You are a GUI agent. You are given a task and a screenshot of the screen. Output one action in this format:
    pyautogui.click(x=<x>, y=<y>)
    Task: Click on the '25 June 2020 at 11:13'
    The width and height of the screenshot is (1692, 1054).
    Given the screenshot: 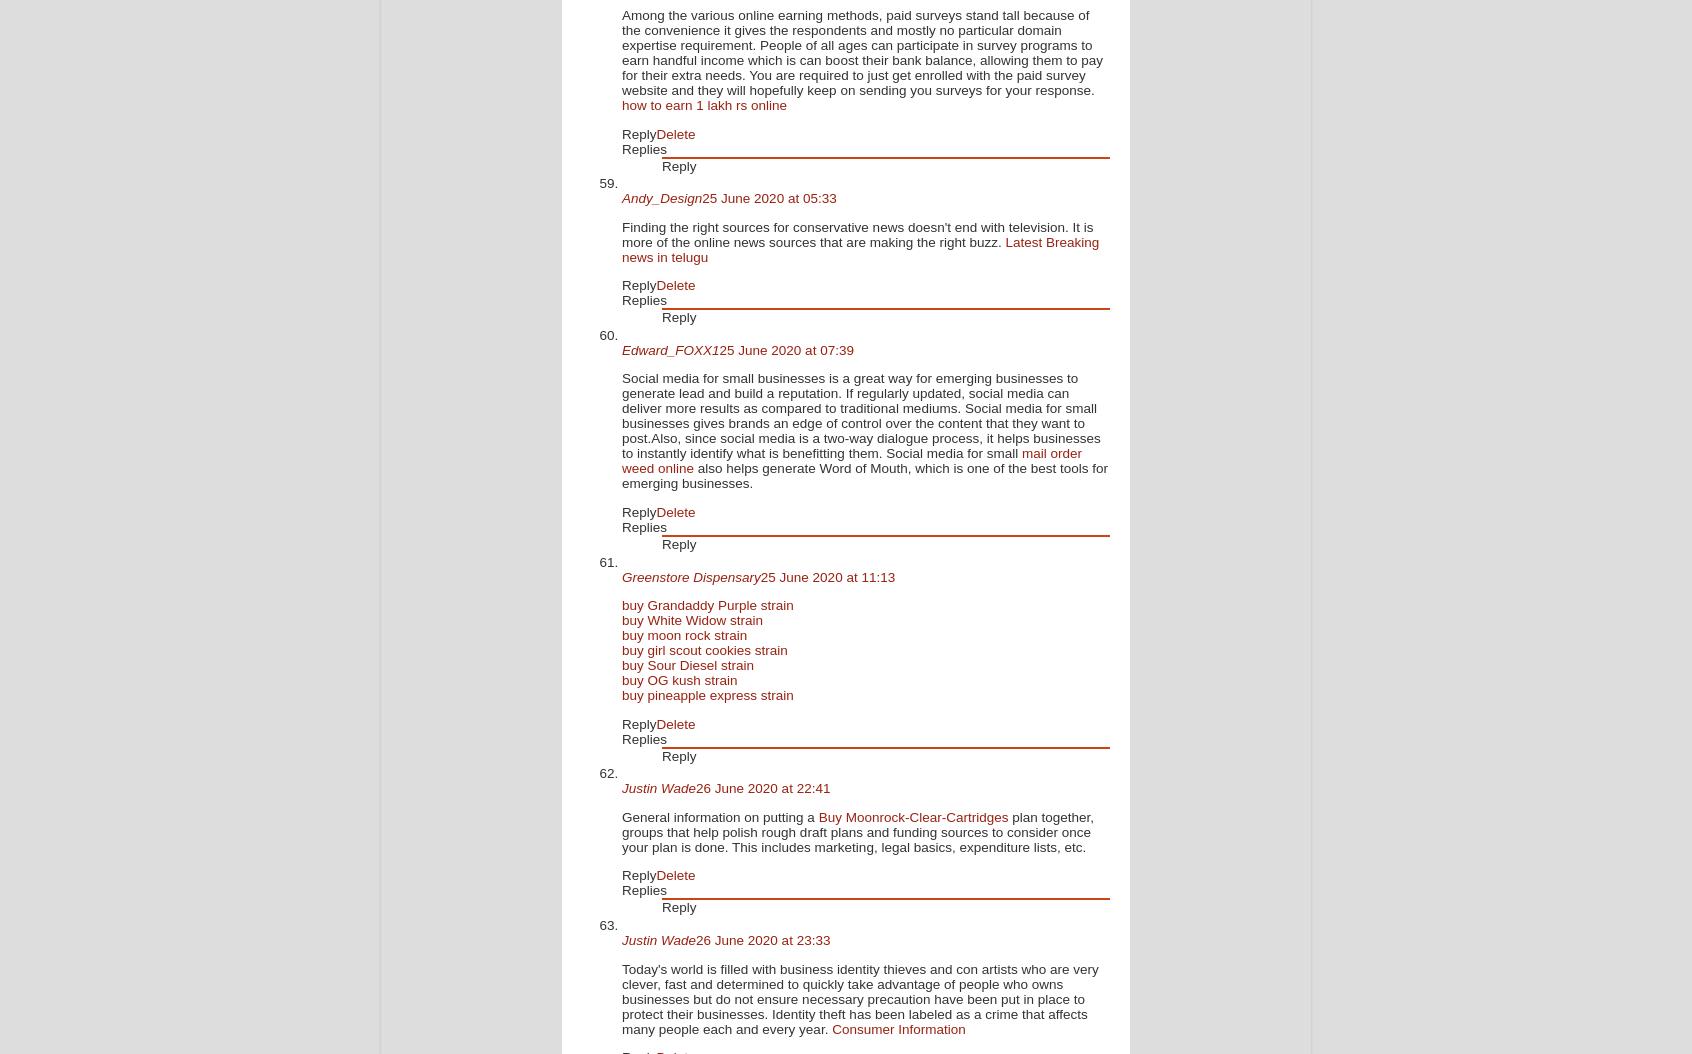 What is the action you would take?
    pyautogui.click(x=759, y=576)
    